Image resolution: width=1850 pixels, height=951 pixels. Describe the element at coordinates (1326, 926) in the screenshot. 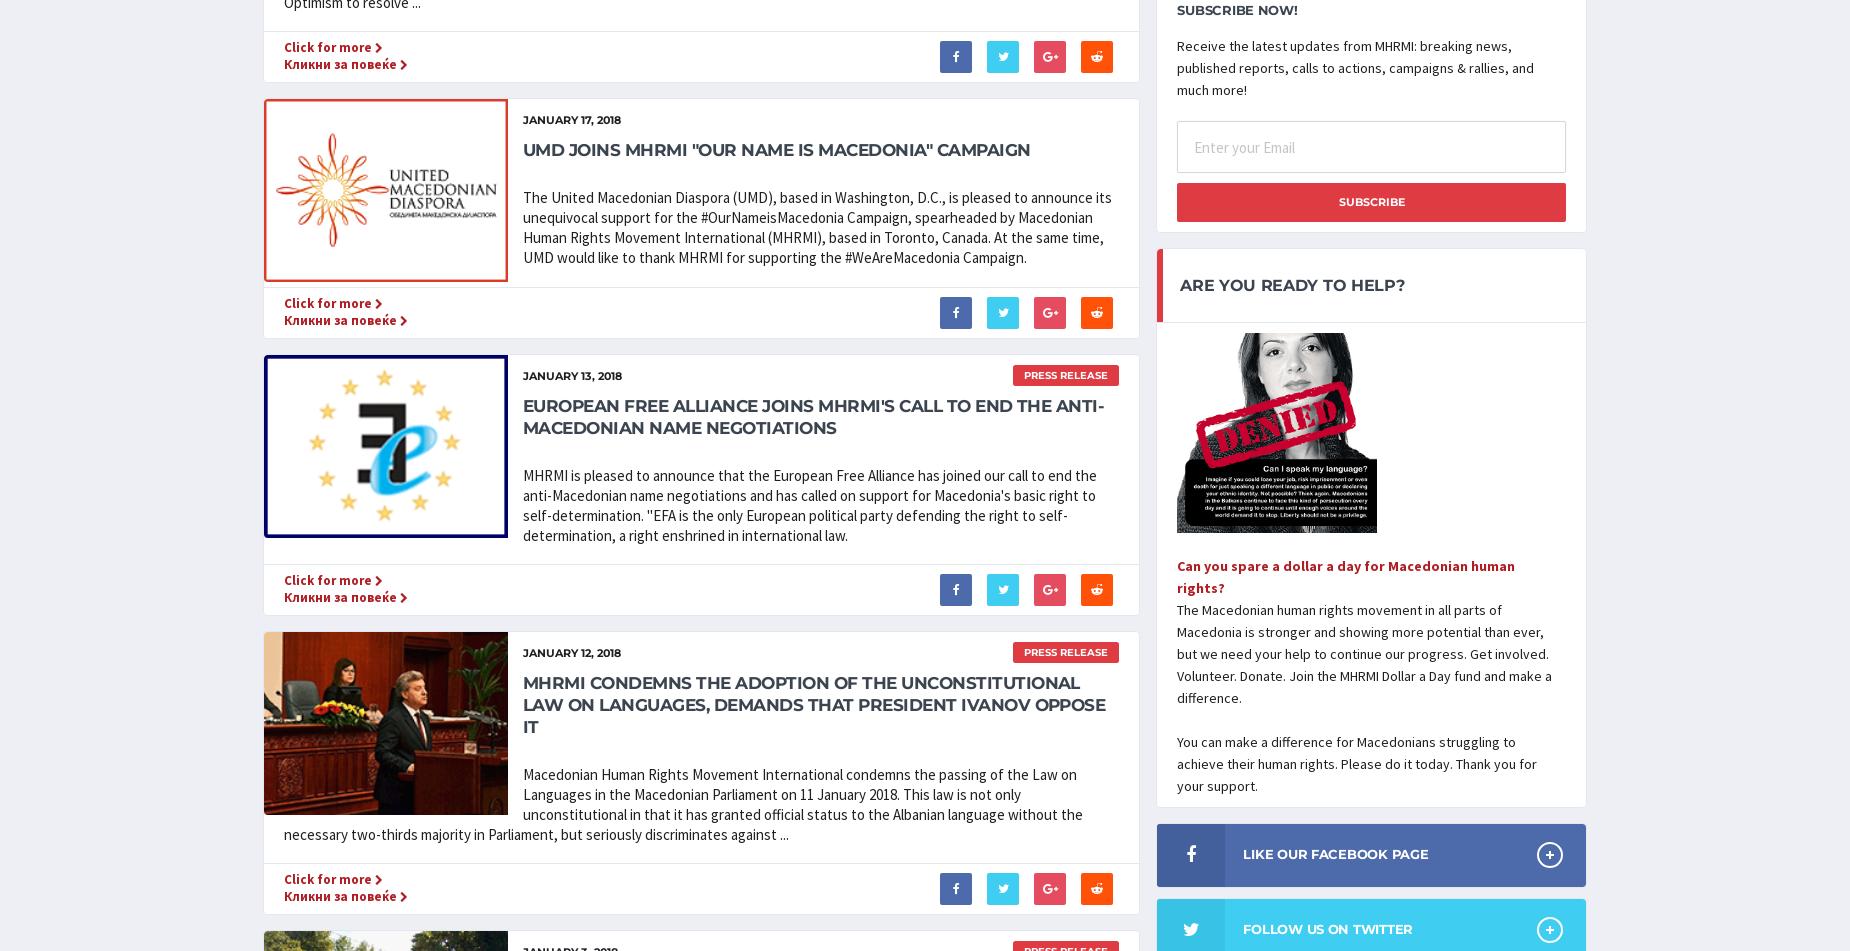

I see `'Follow Us on Twitter'` at that location.